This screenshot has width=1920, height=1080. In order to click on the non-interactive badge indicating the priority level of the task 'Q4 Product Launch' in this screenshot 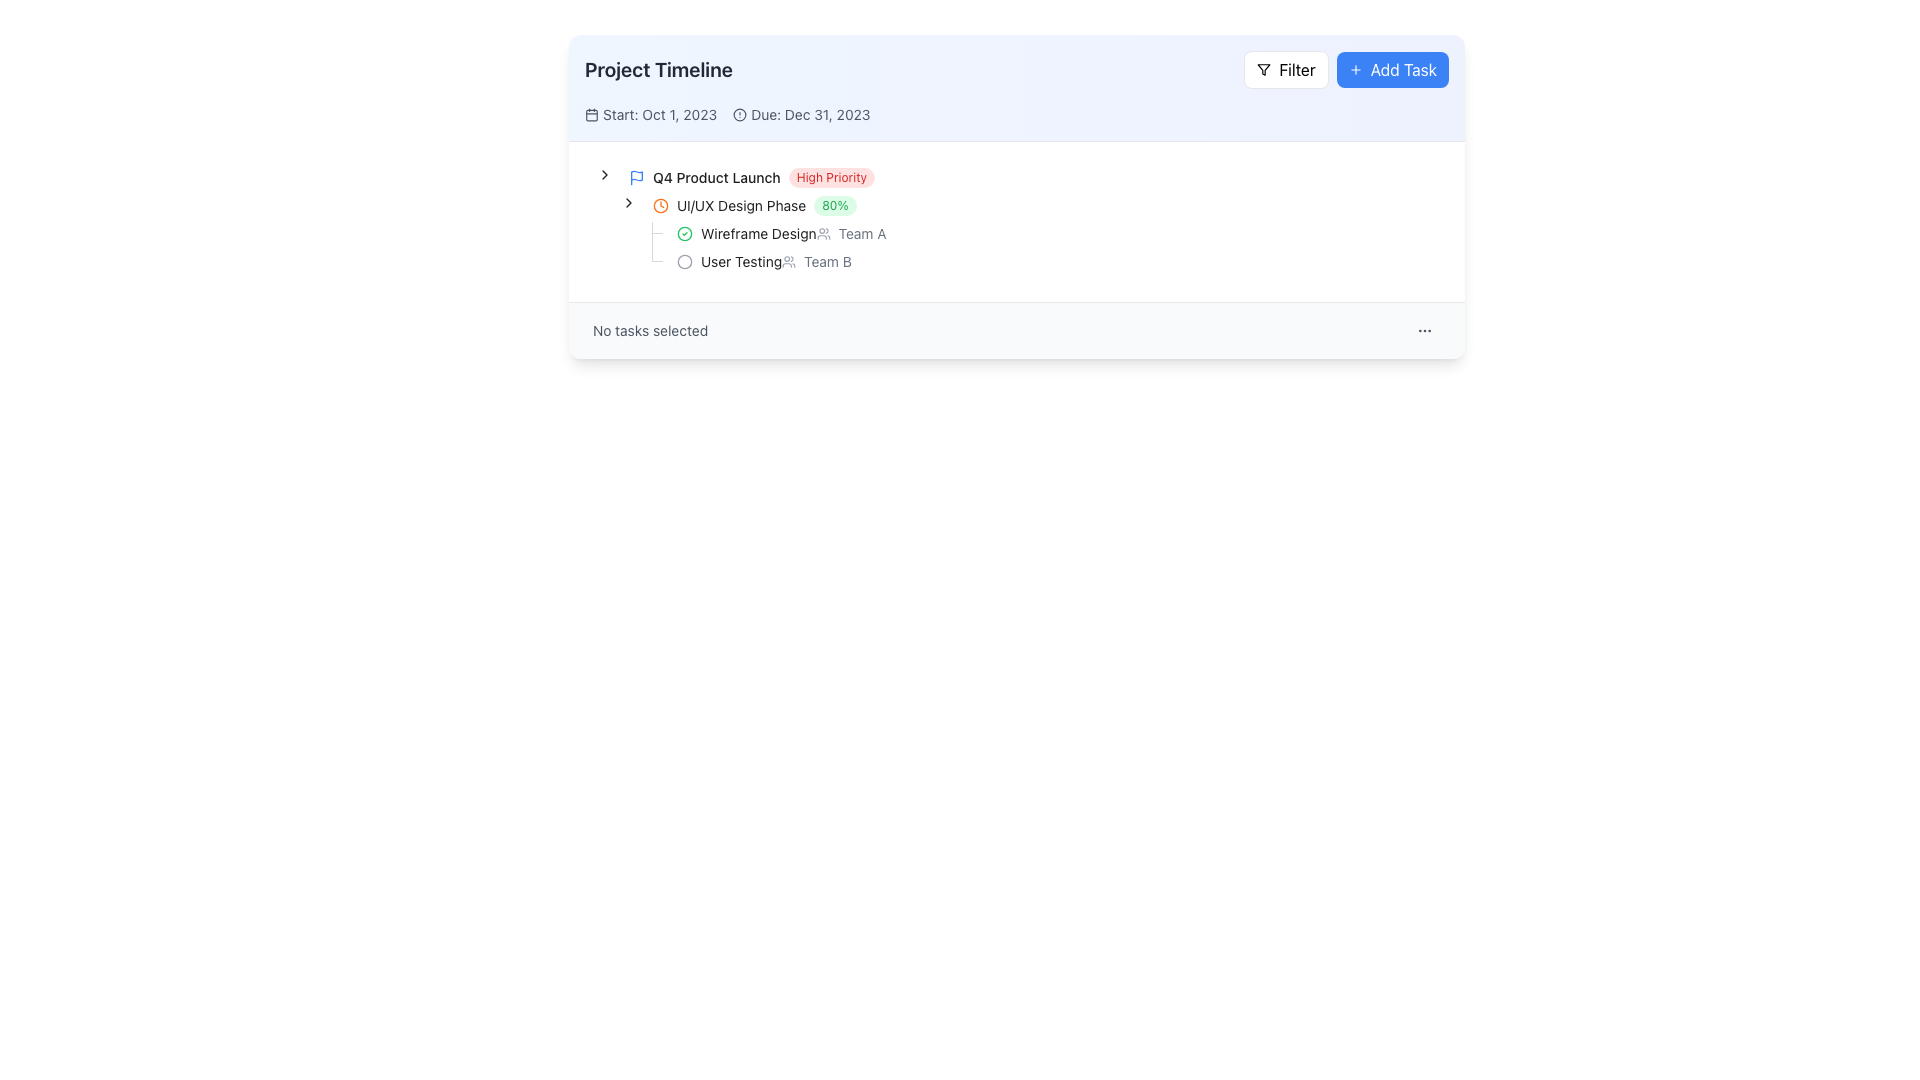, I will do `click(831, 176)`.